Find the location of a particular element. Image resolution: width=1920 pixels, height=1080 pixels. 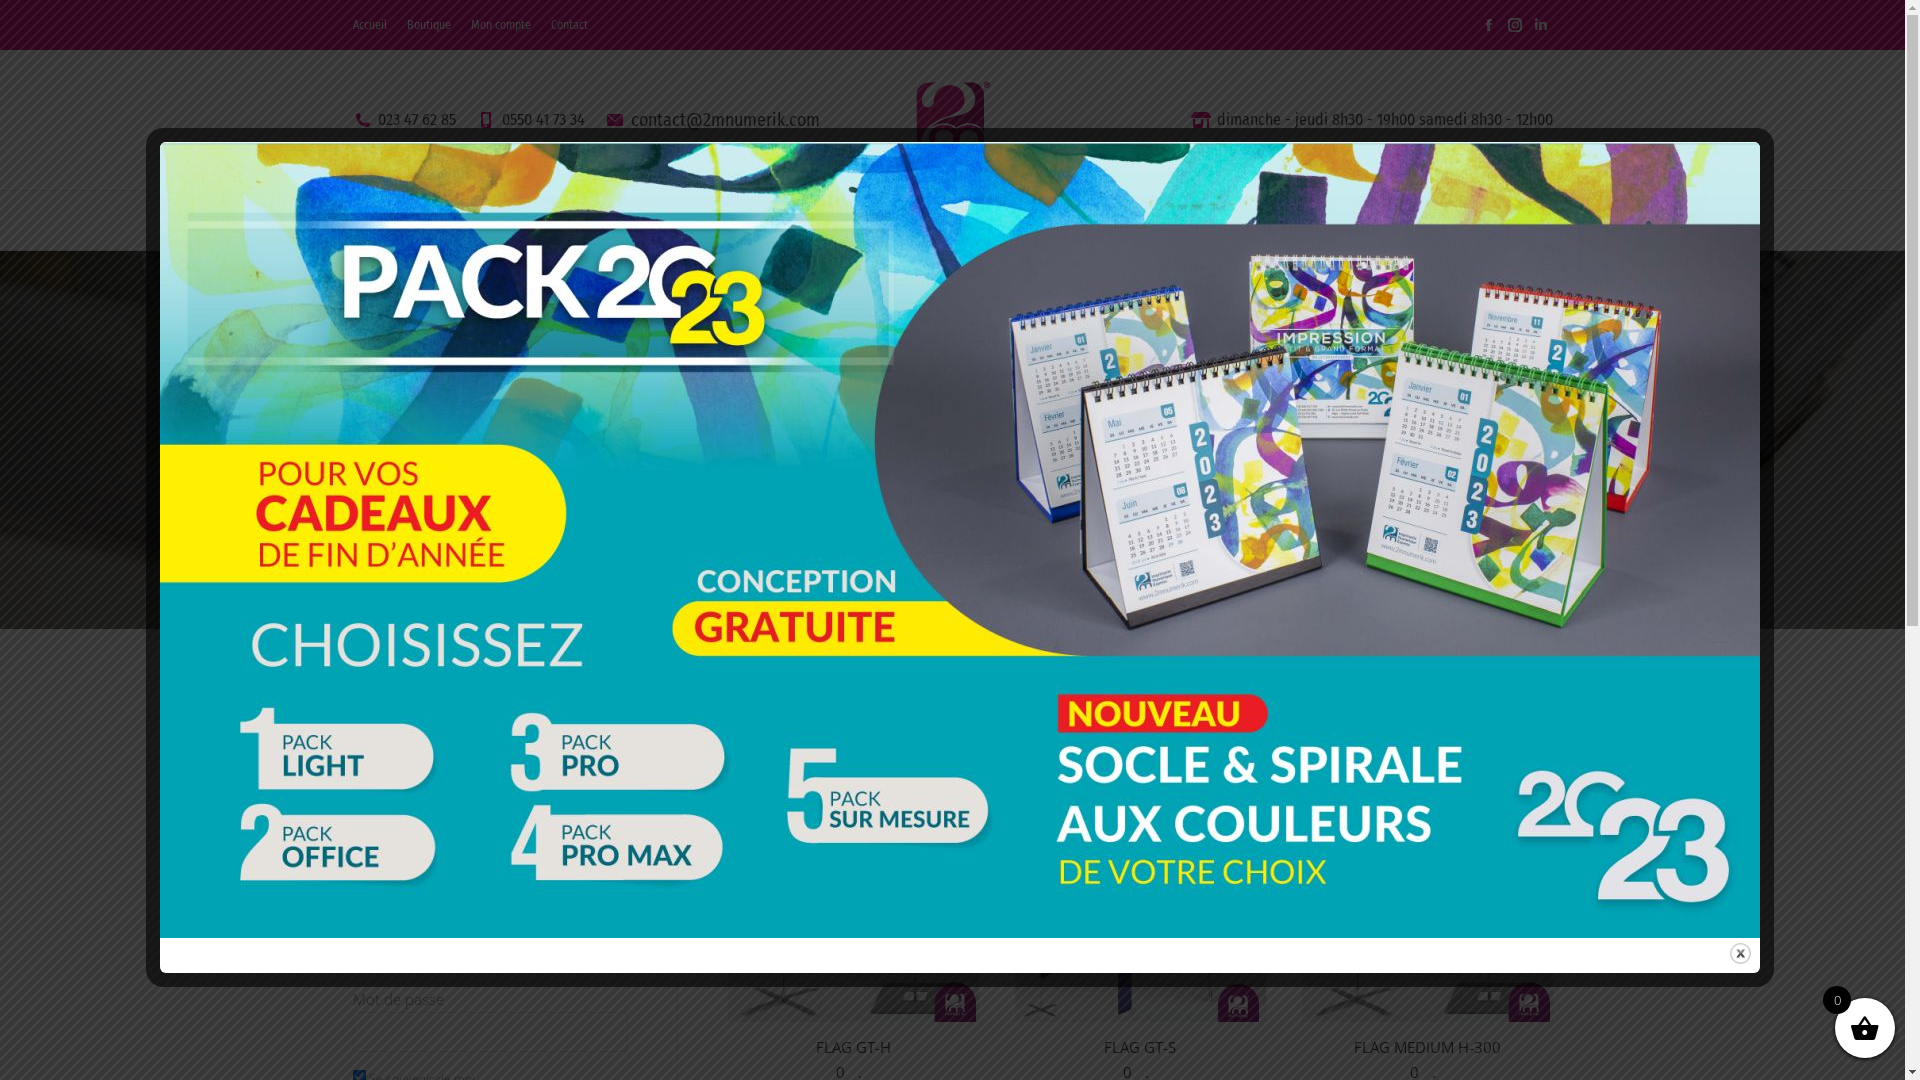

'GRAND FORMAT' is located at coordinates (915, 220).